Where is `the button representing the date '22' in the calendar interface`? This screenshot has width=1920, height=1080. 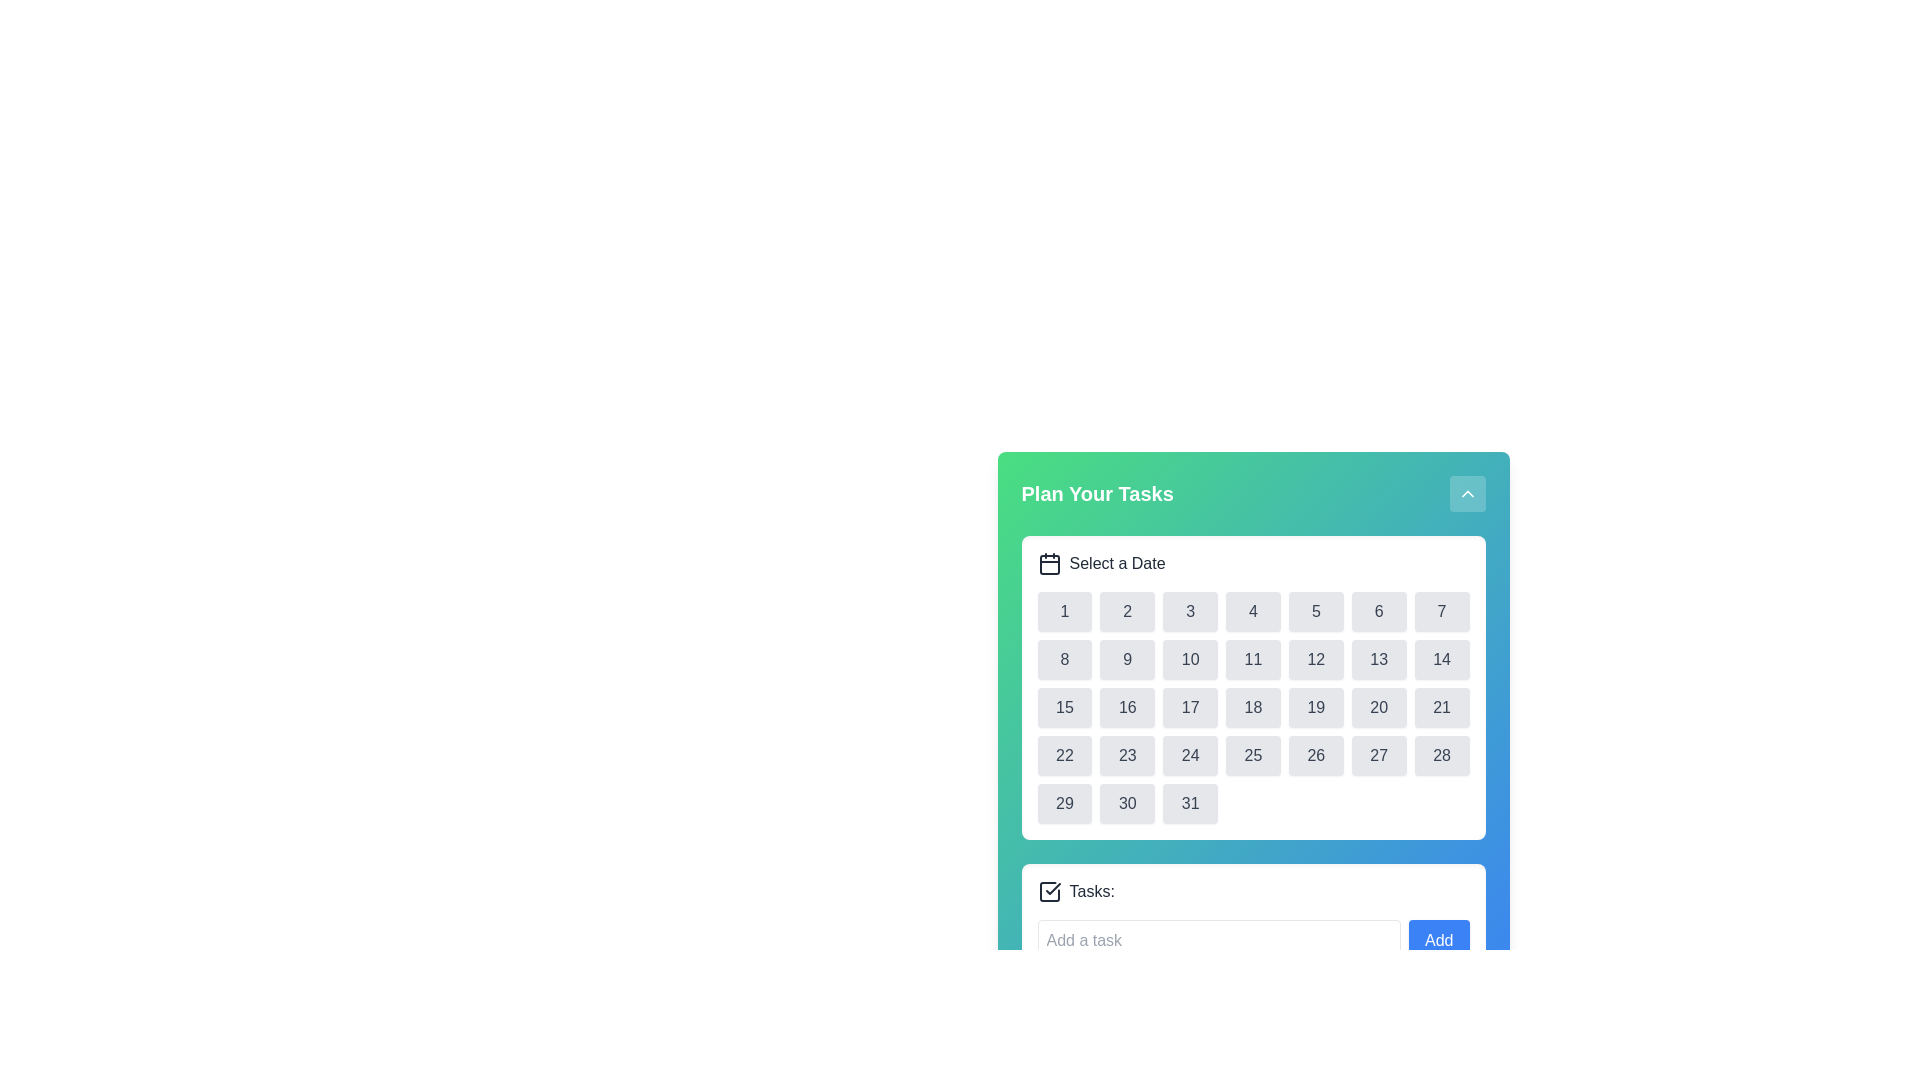
the button representing the date '22' in the calendar interface is located at coordinates (1063, 756).